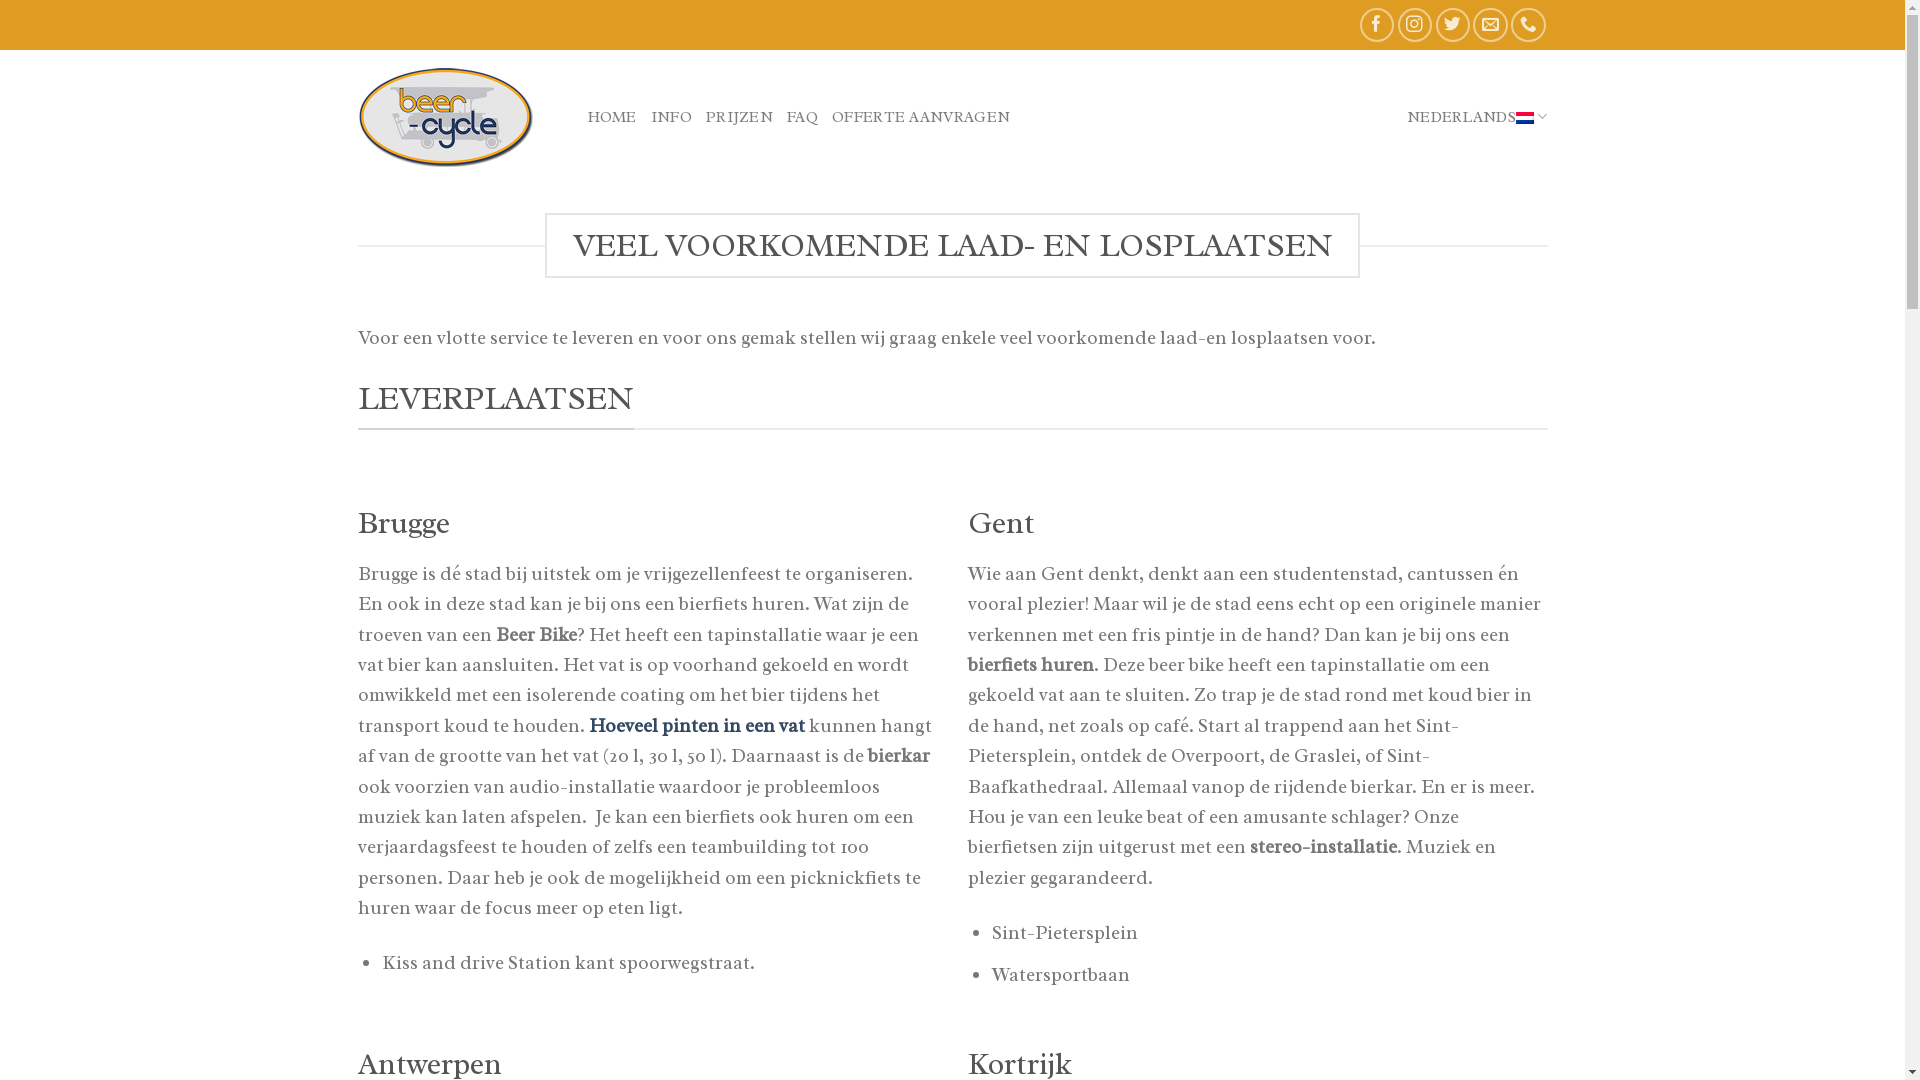  I want to click on 'OFFERTE AANVRAGEN', so click(920, 115).